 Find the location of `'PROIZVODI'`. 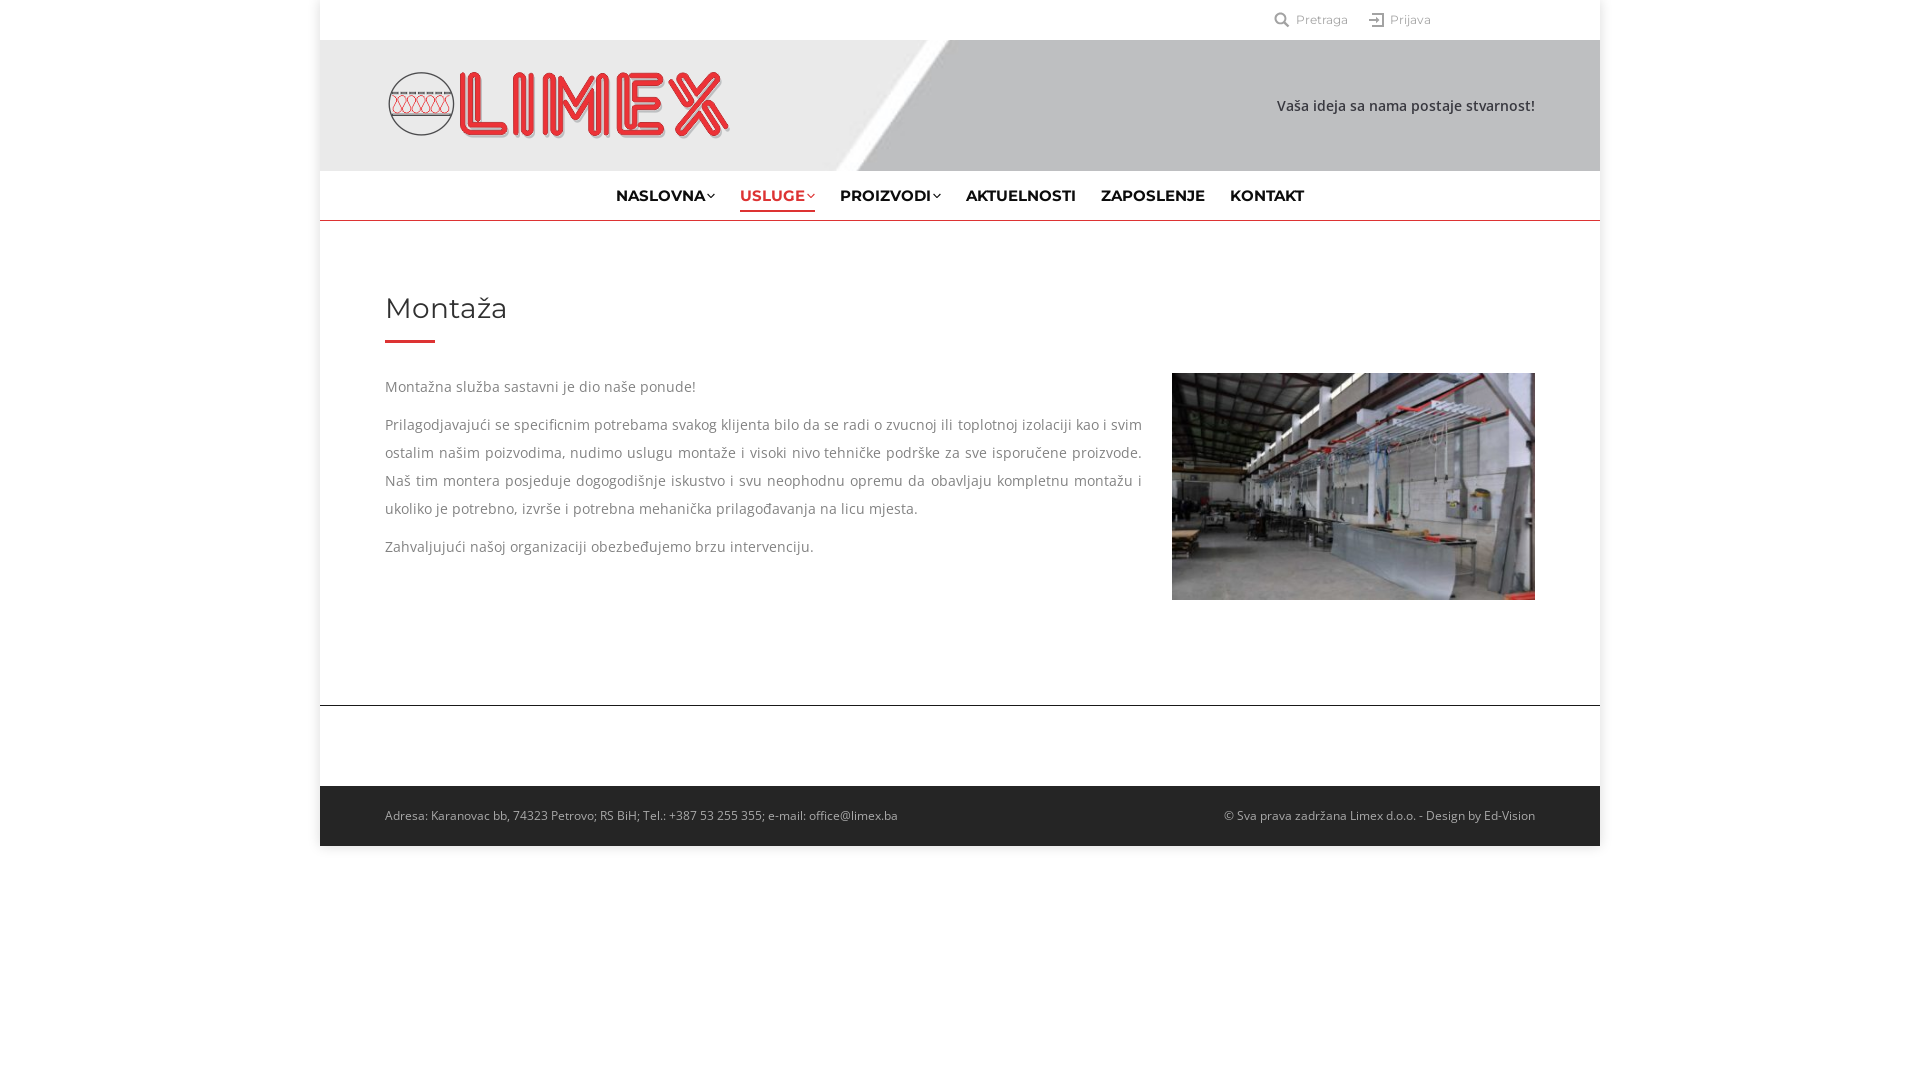

'PROIZVODI' is located at coordinates (840, 195).